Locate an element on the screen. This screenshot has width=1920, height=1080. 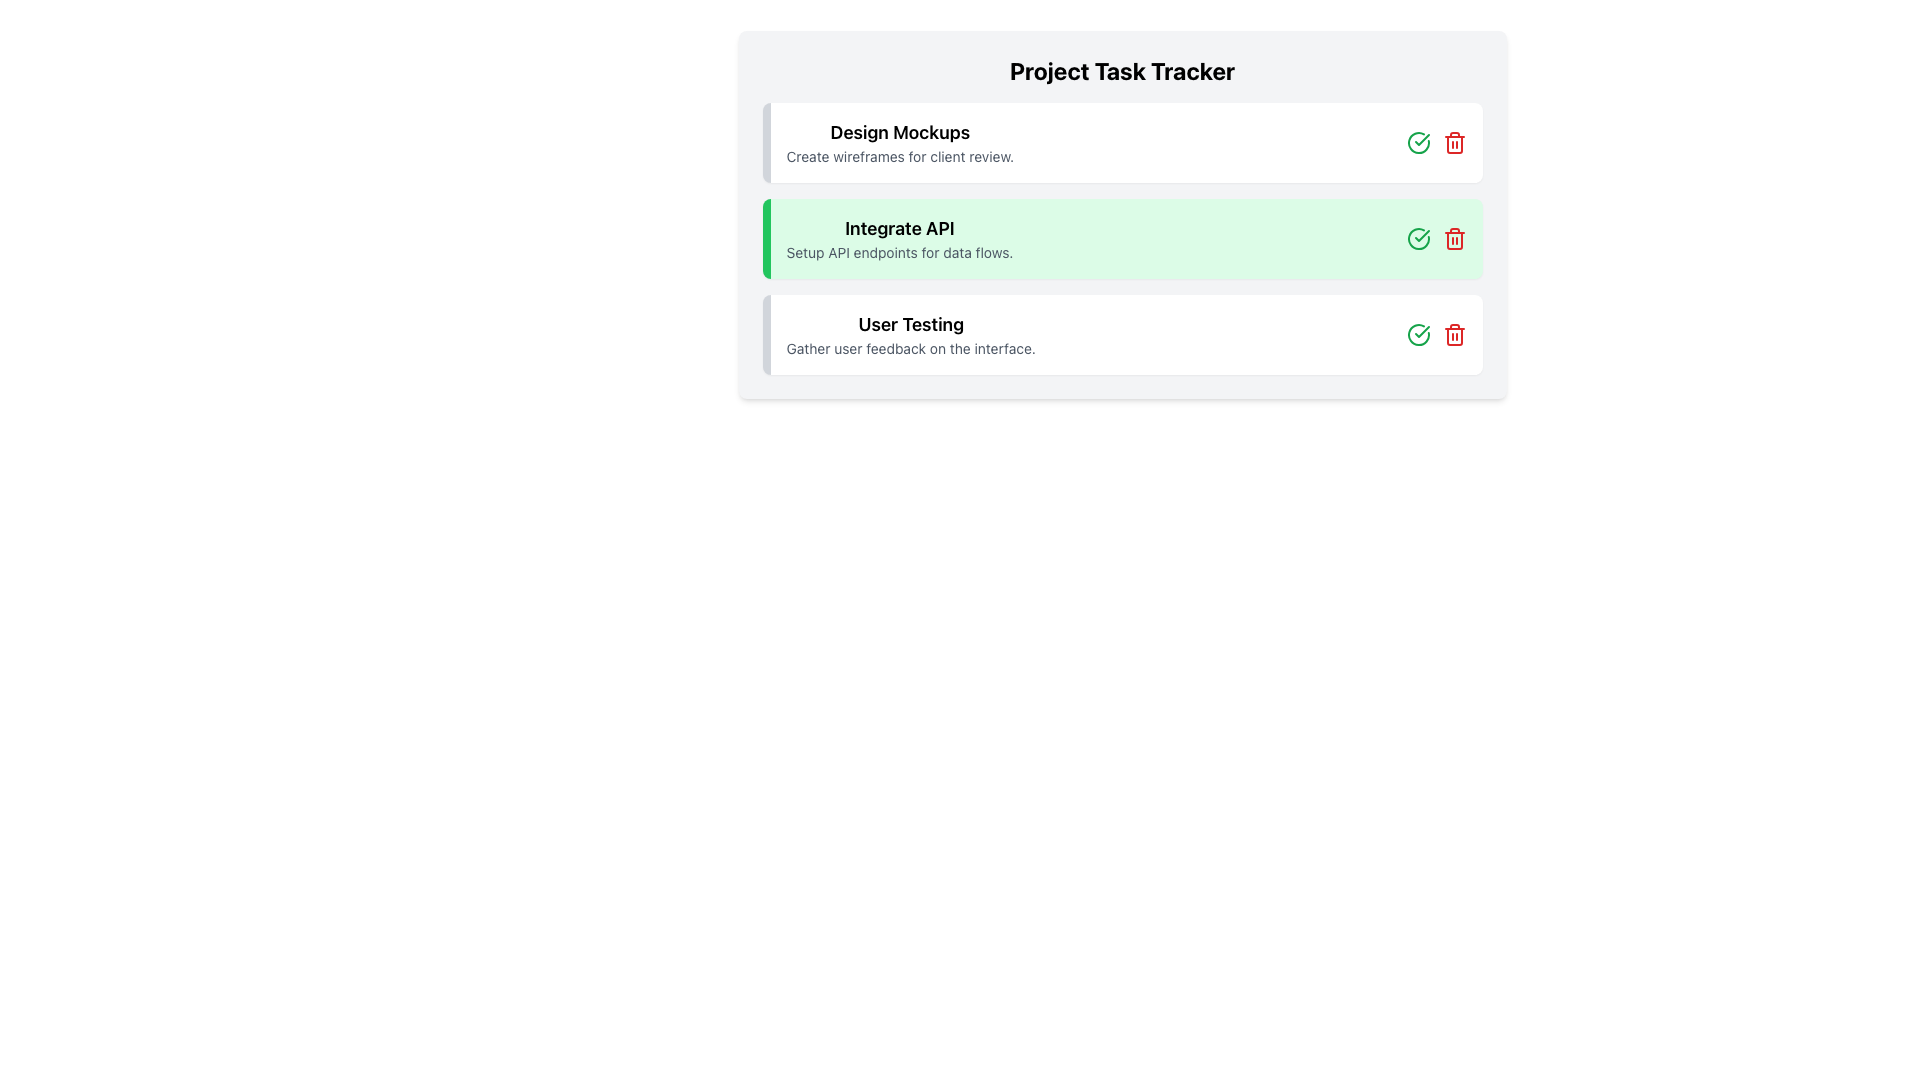
the text label that serves as a title for the task, specifically the second task item in the list titled 'Project Task Tracker', which is positioned above 'Setup API endpoints for data flows.' is located at coordinates (898, 227).